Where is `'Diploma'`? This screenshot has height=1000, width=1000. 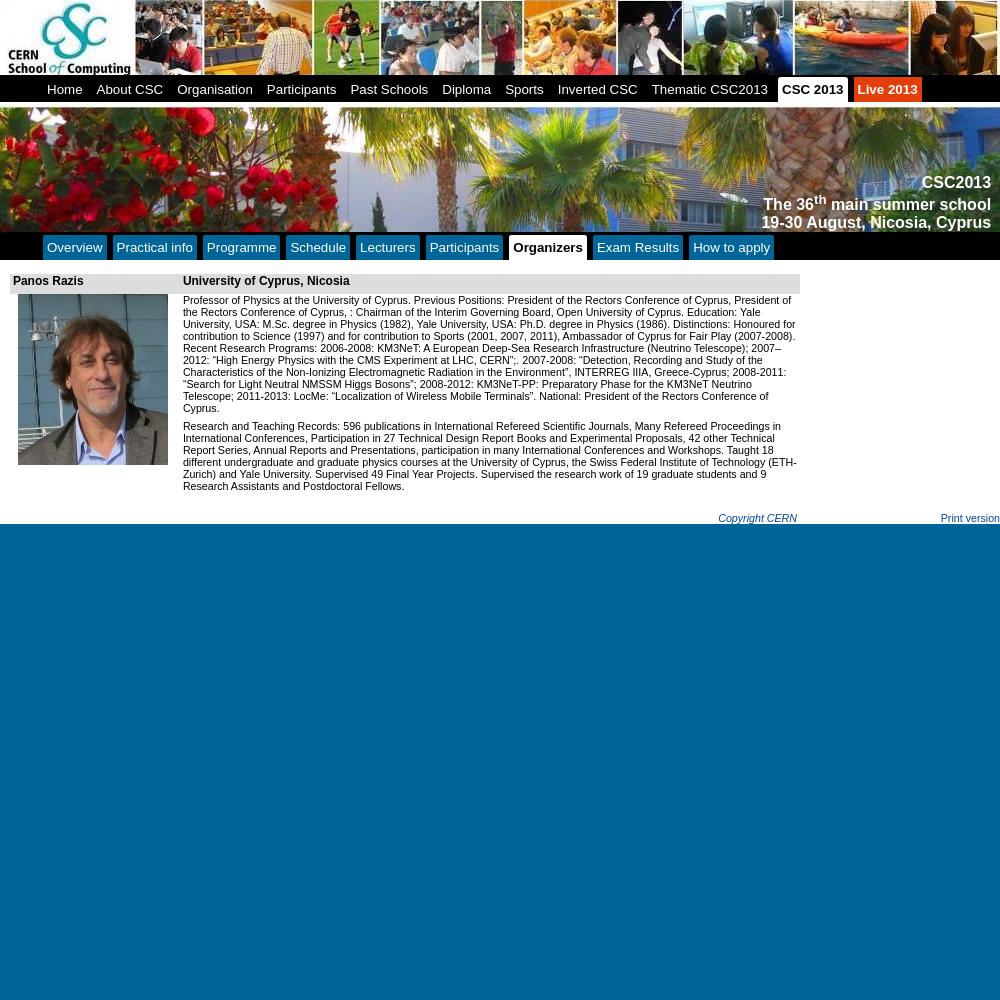 'Diploma' is located at coordinates (441, 88).